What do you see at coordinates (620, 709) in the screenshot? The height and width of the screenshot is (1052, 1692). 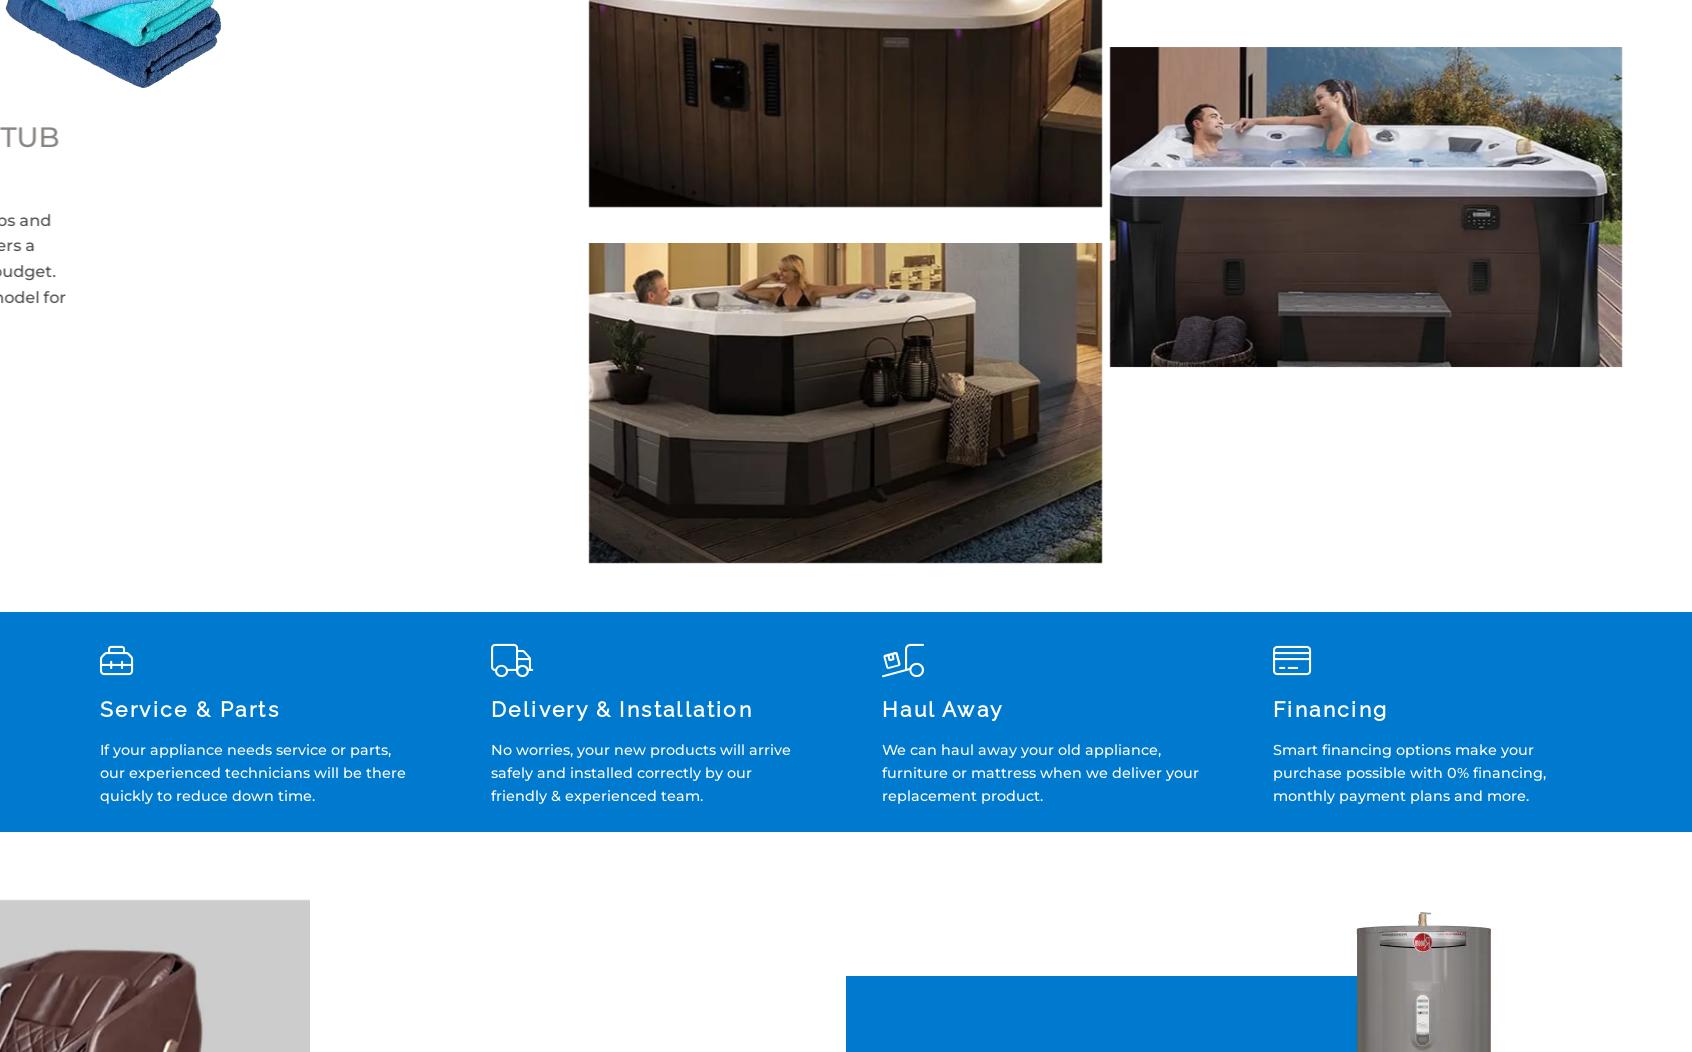 I see `'Delivery & Installation'` at bounding box center [620, 709].